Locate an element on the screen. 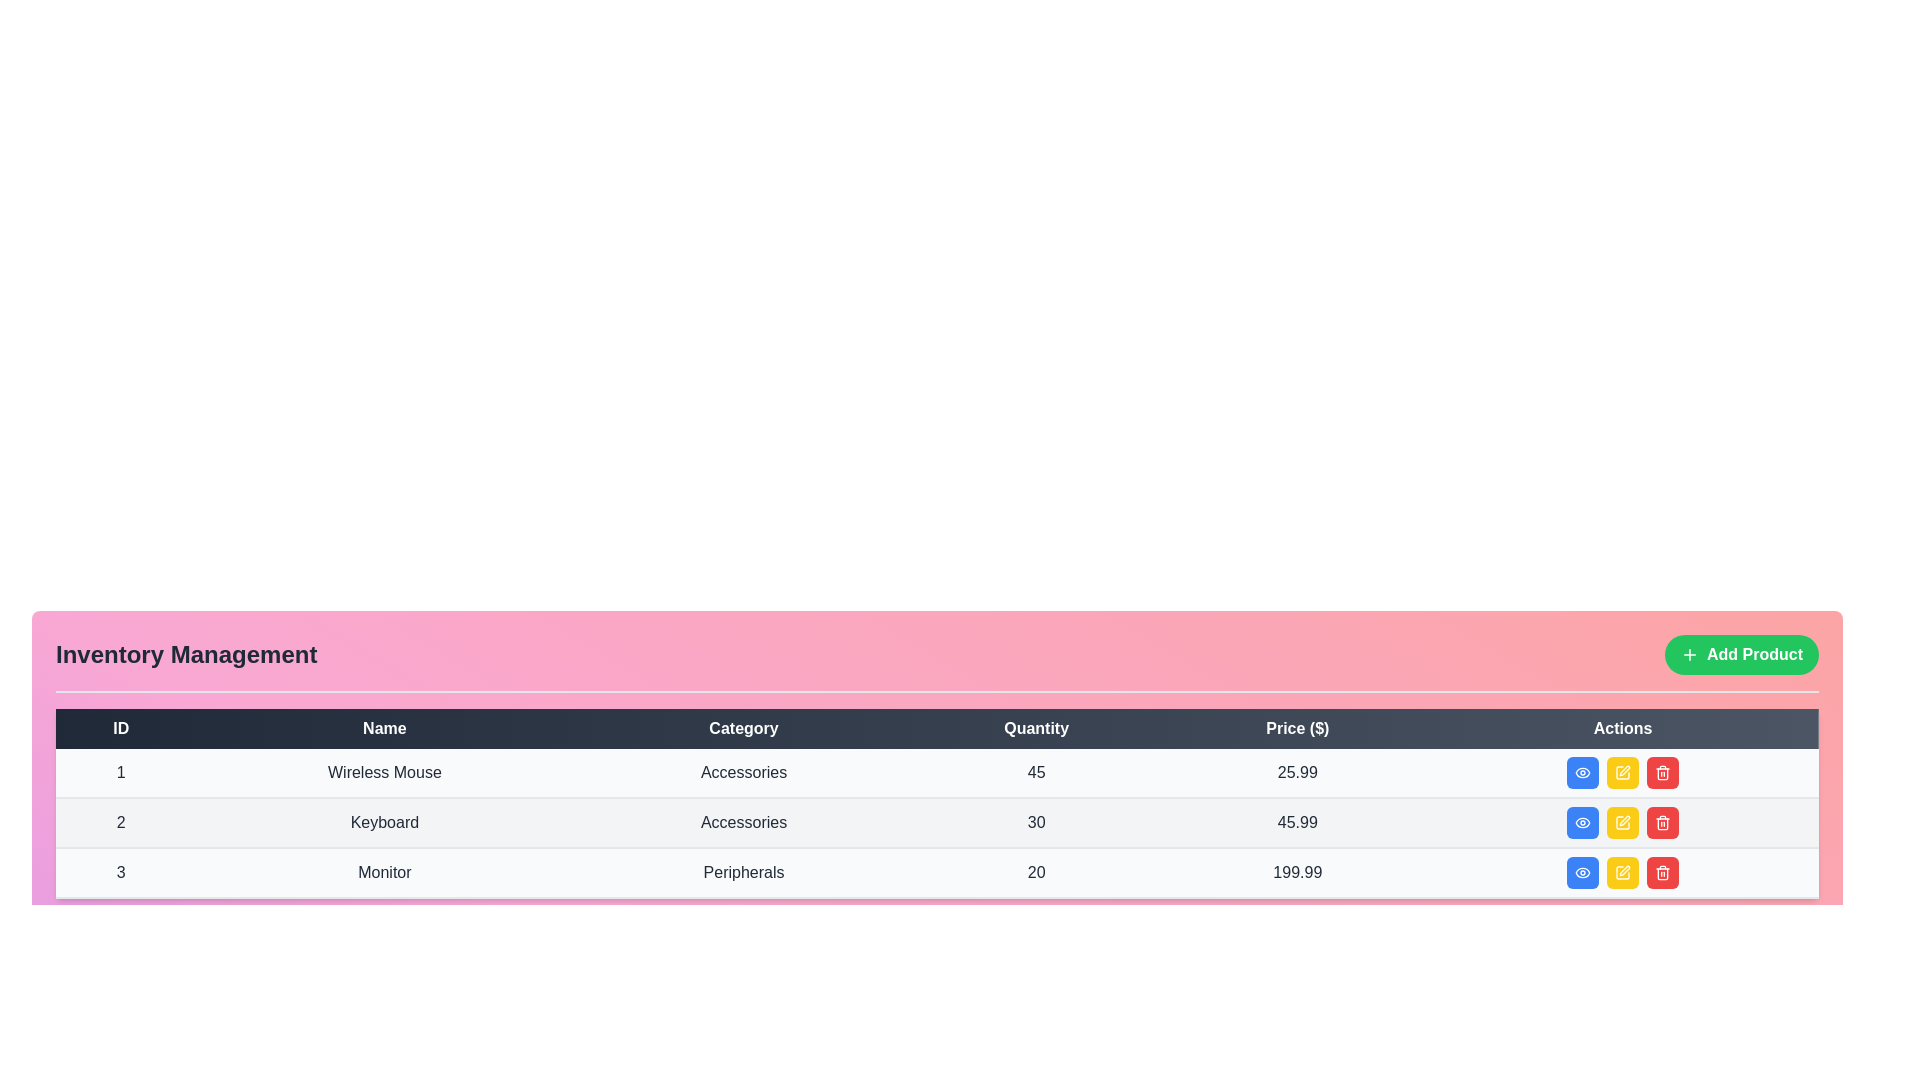  the text label displaying 'Wireless Mouse', which is styled with gray color and centered alignment in the 'Name' column of the table is located at coordinates (384, 772).